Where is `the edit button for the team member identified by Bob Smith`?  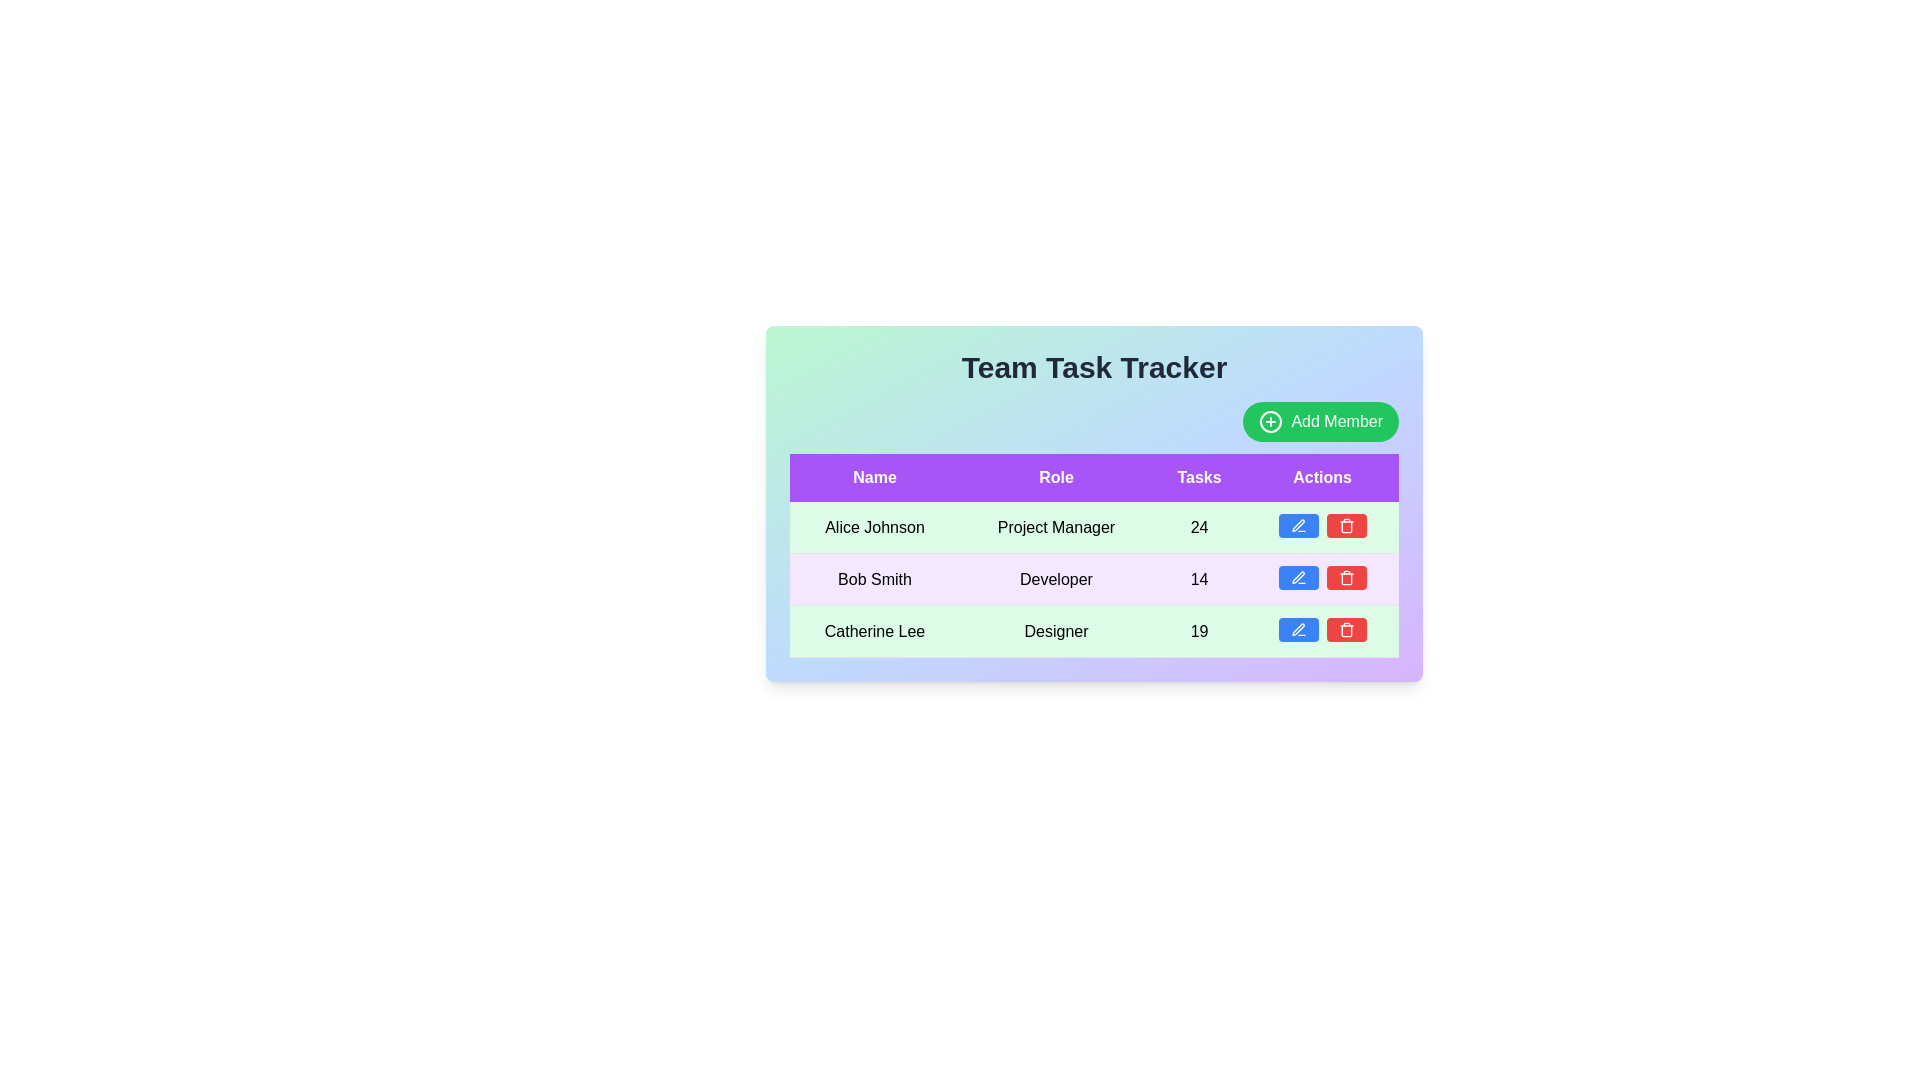 the edit button for the team member identified by Bob Smith is located at coordinates (1298, 578).